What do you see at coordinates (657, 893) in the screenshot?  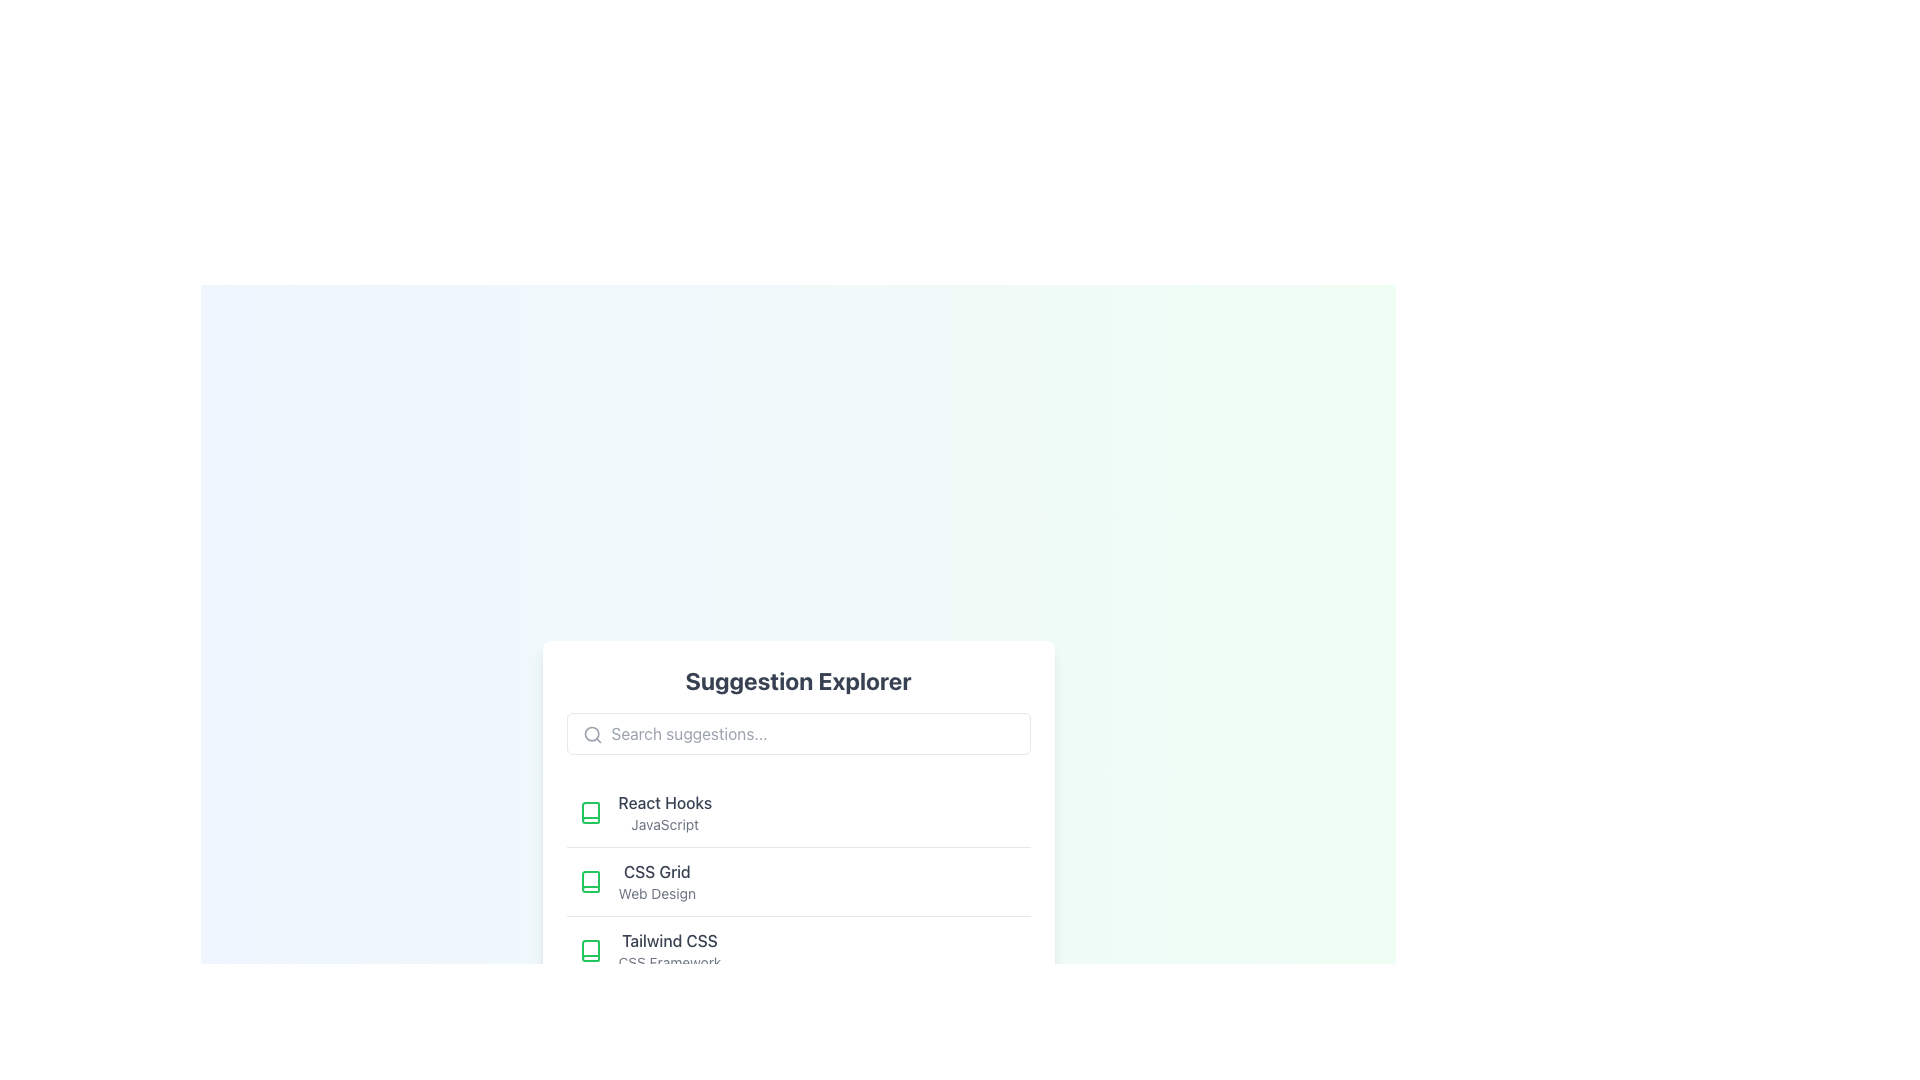 I see `the static text element that provides additional context about 'CSS Grid', positioned below the primary label 'CSS Grid' in the two-line listing` at bounding box center [657, 893].